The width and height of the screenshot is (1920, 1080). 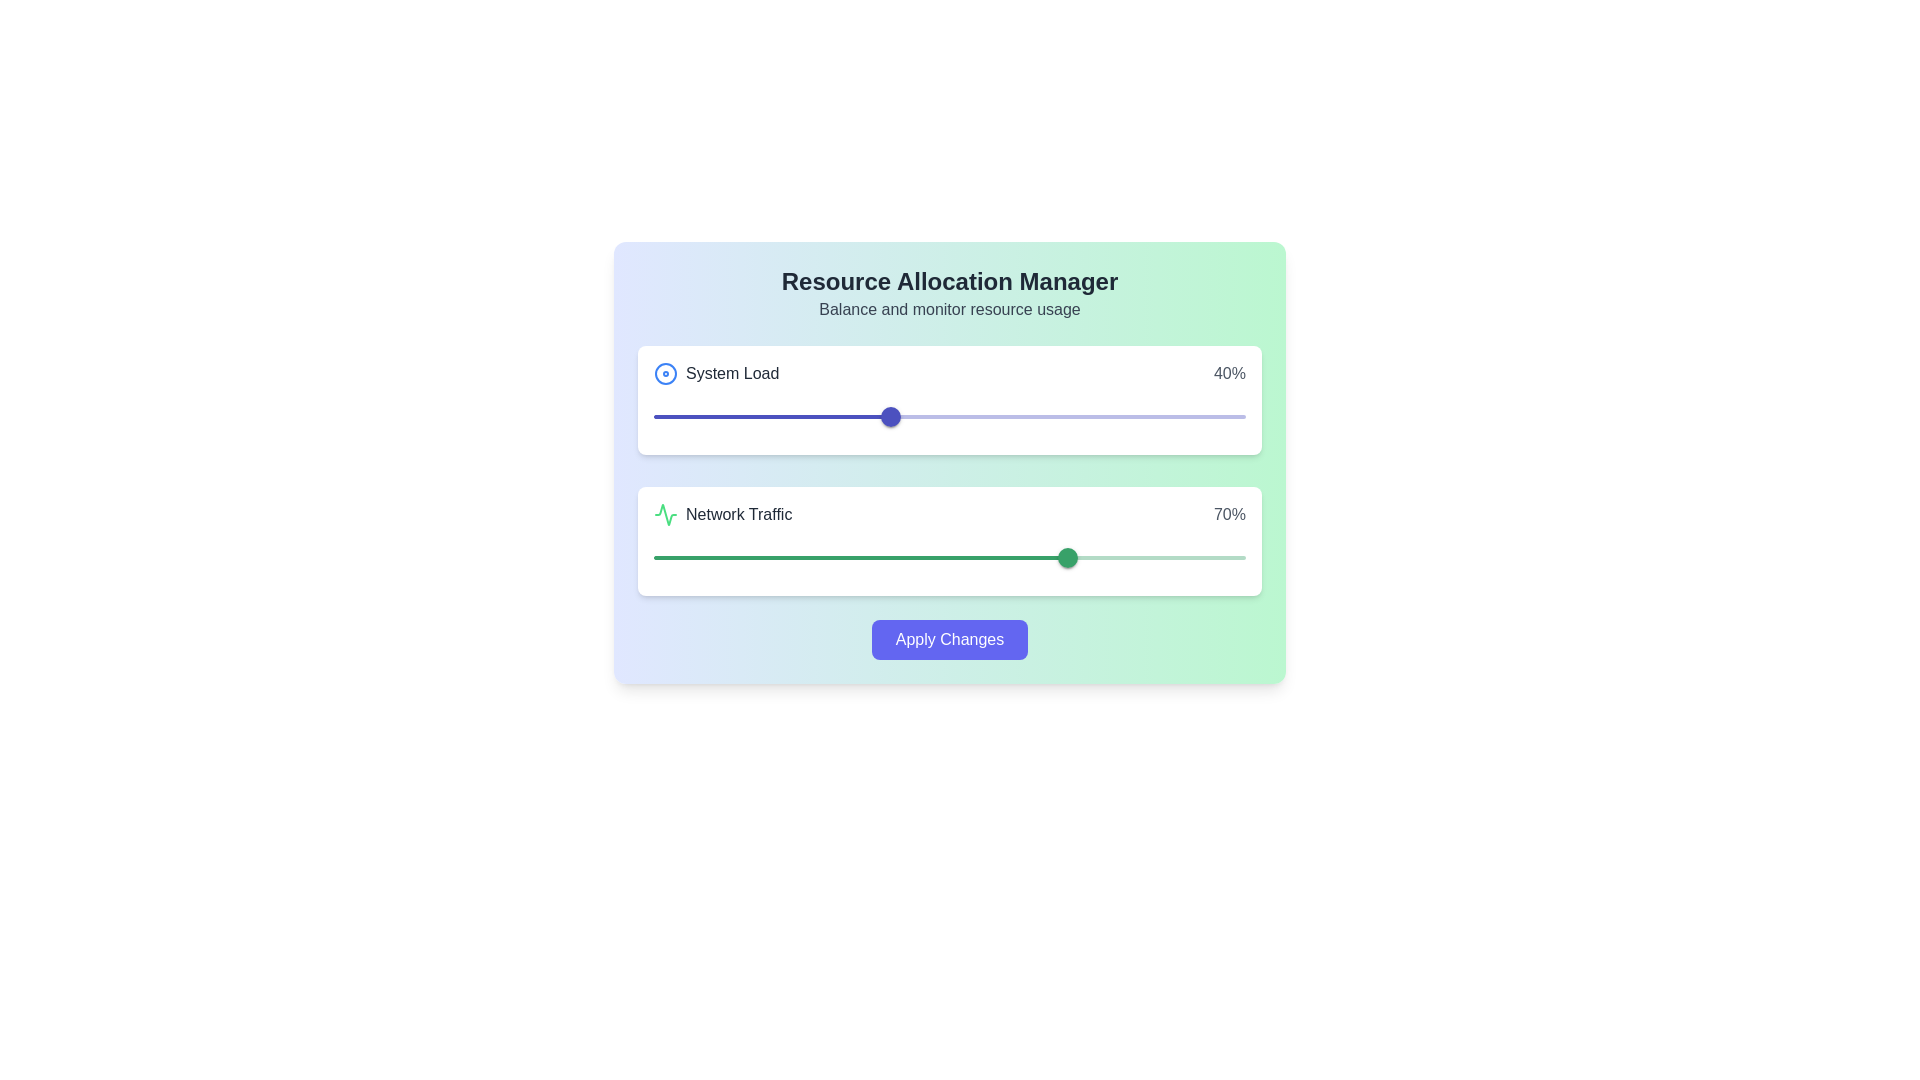 What do you see at coordinates (1043, 558) in the screenshot?
I see `network traffic` at bounding box center [1043, 558].